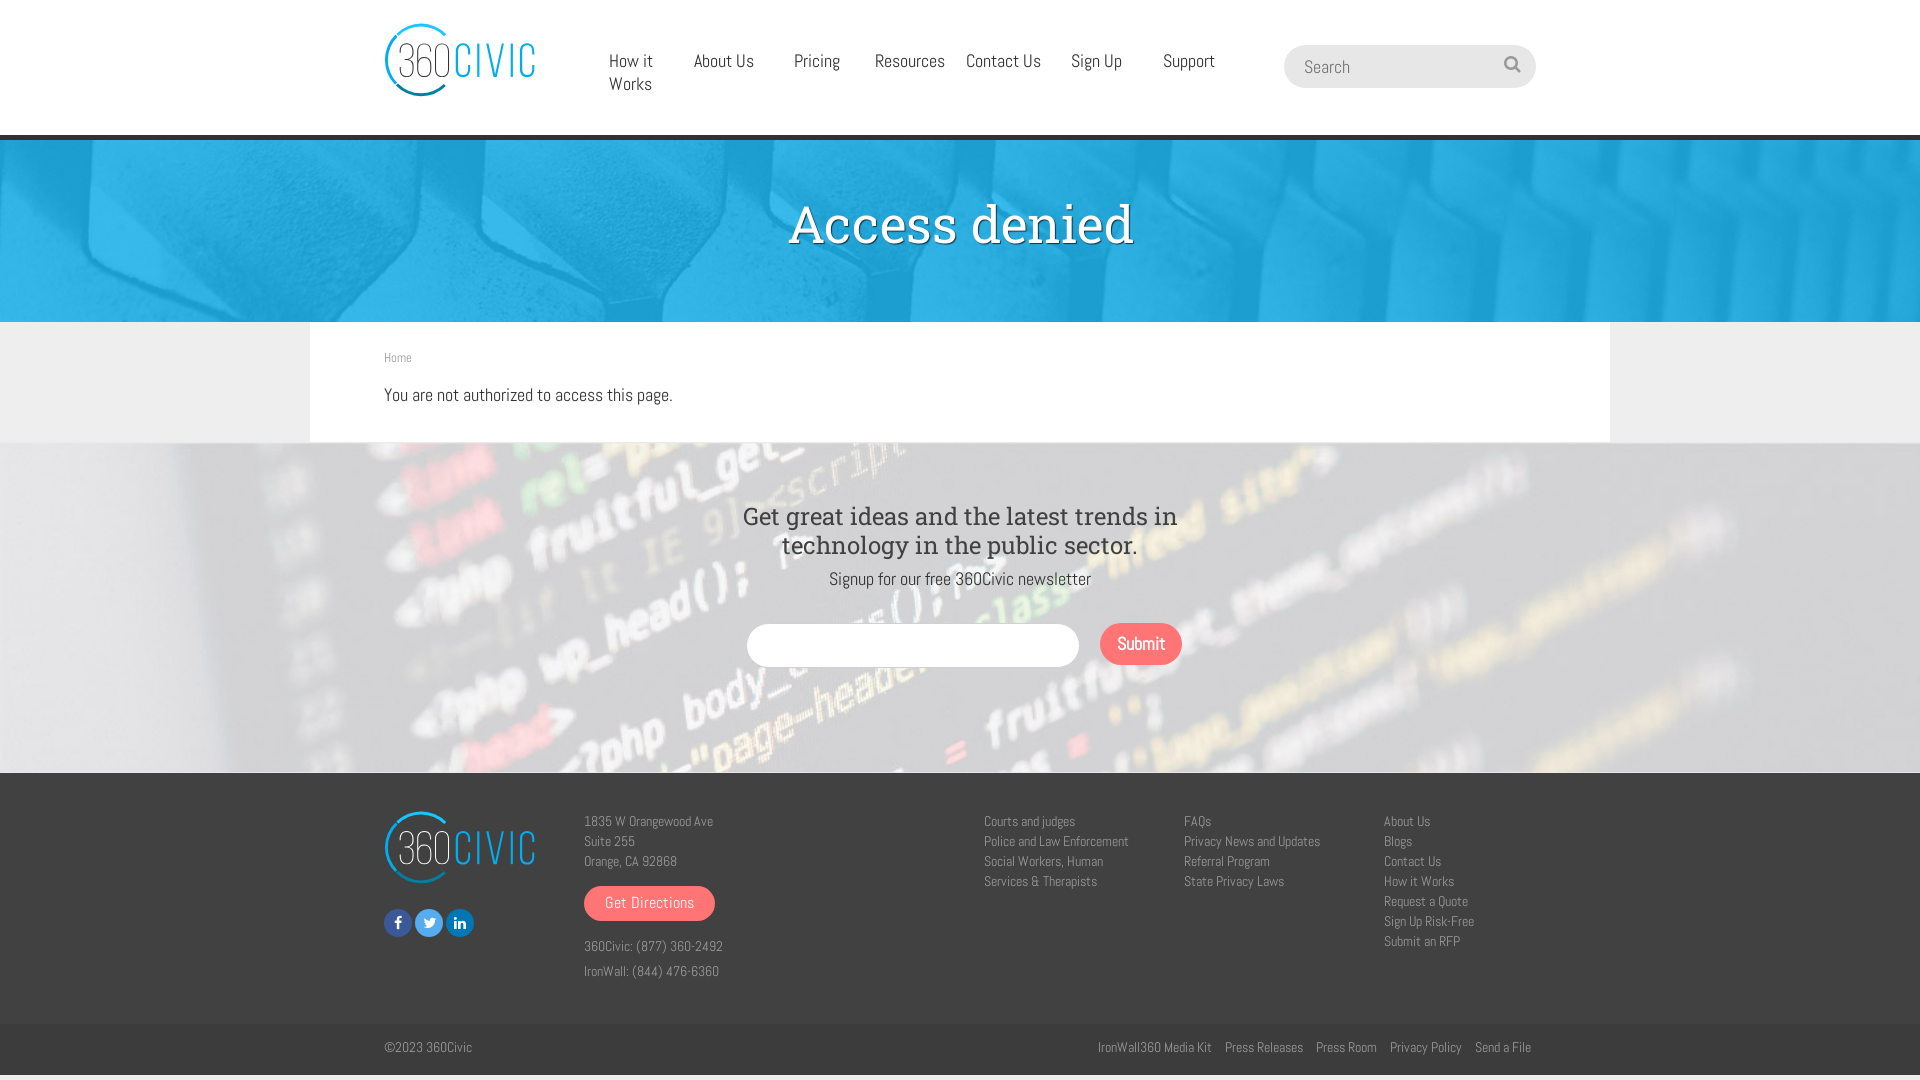 This screenshot has height=1080, width=1920. What do you see at coordinates (1155, 1045) in the screenshot?
I see `'IronWall360 Media Kit'` at bounding box center [1155, 1045].